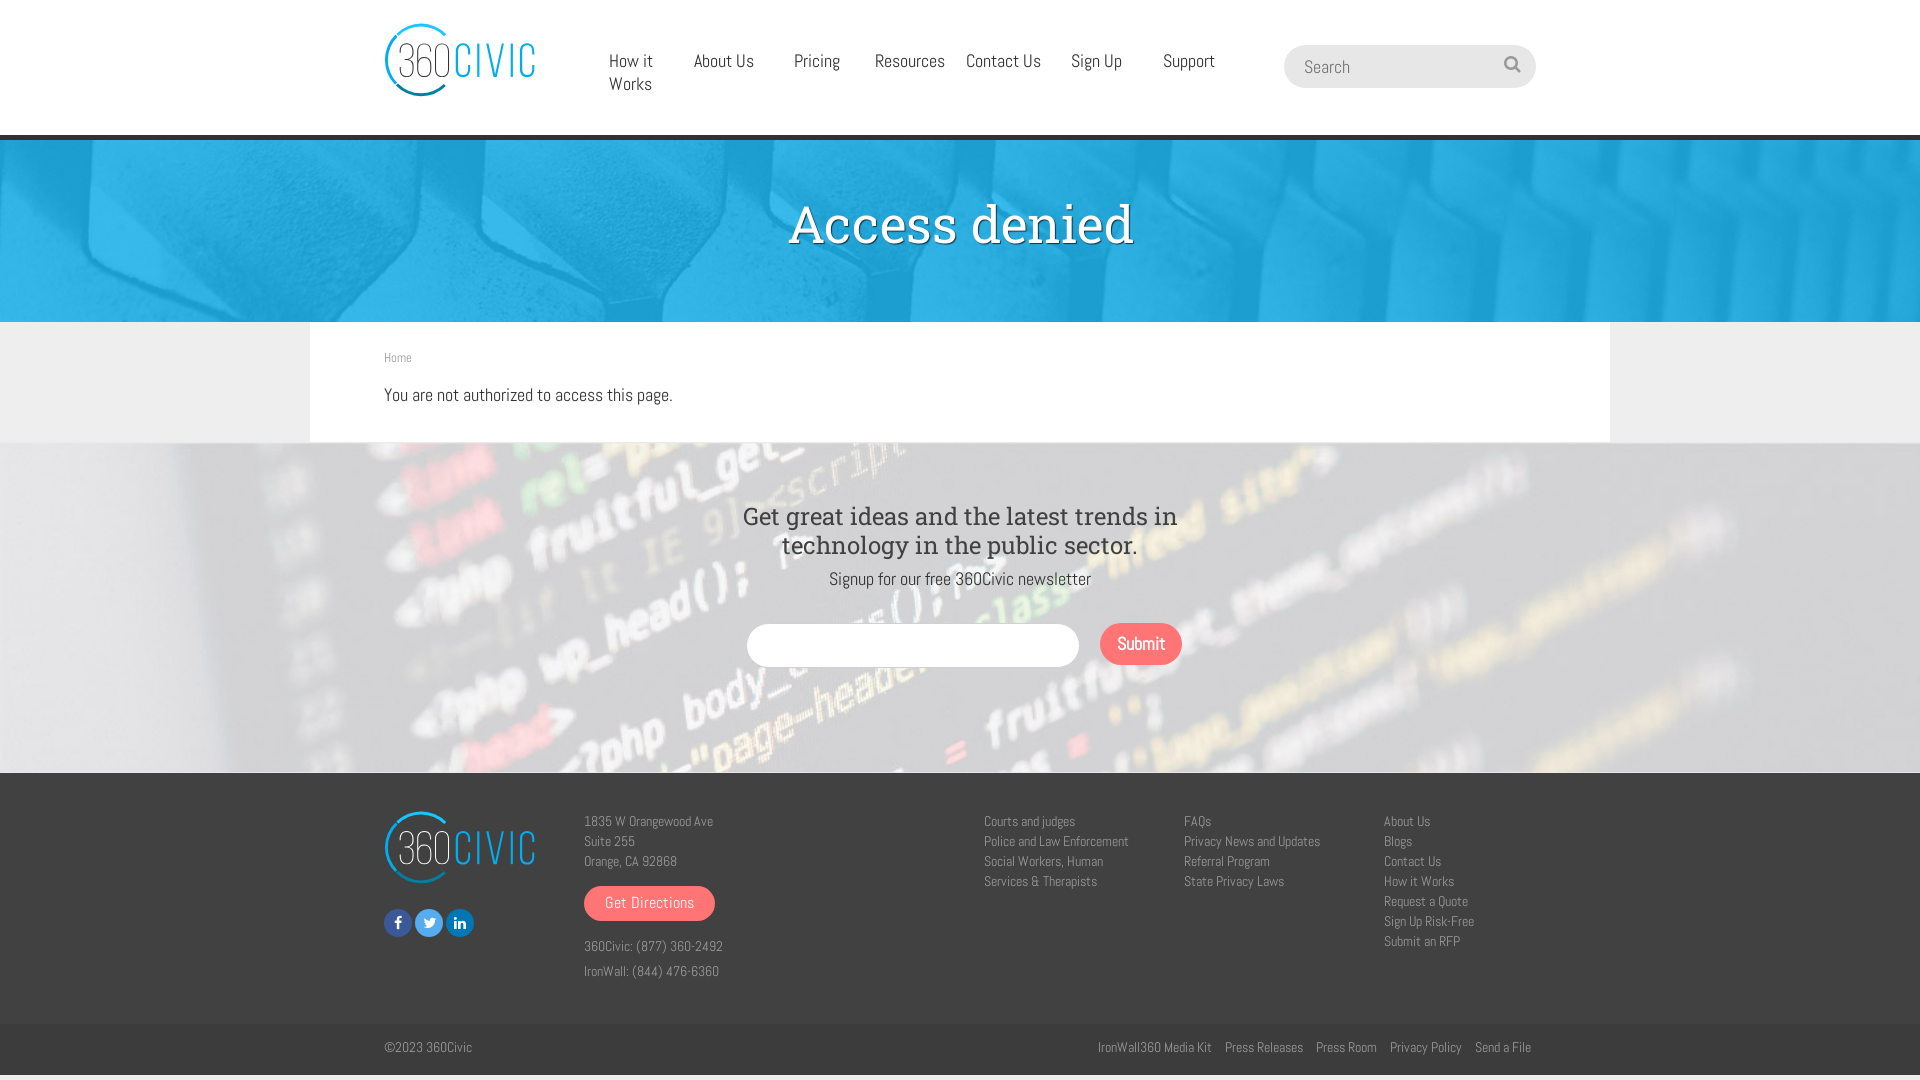 This screenshot has height=1080, width=1920. What do you see at coordinates (1155, 1045) in the screenshot?
I see `'IronWall360 Media Kit'` at bounding box center [1155, 1045].